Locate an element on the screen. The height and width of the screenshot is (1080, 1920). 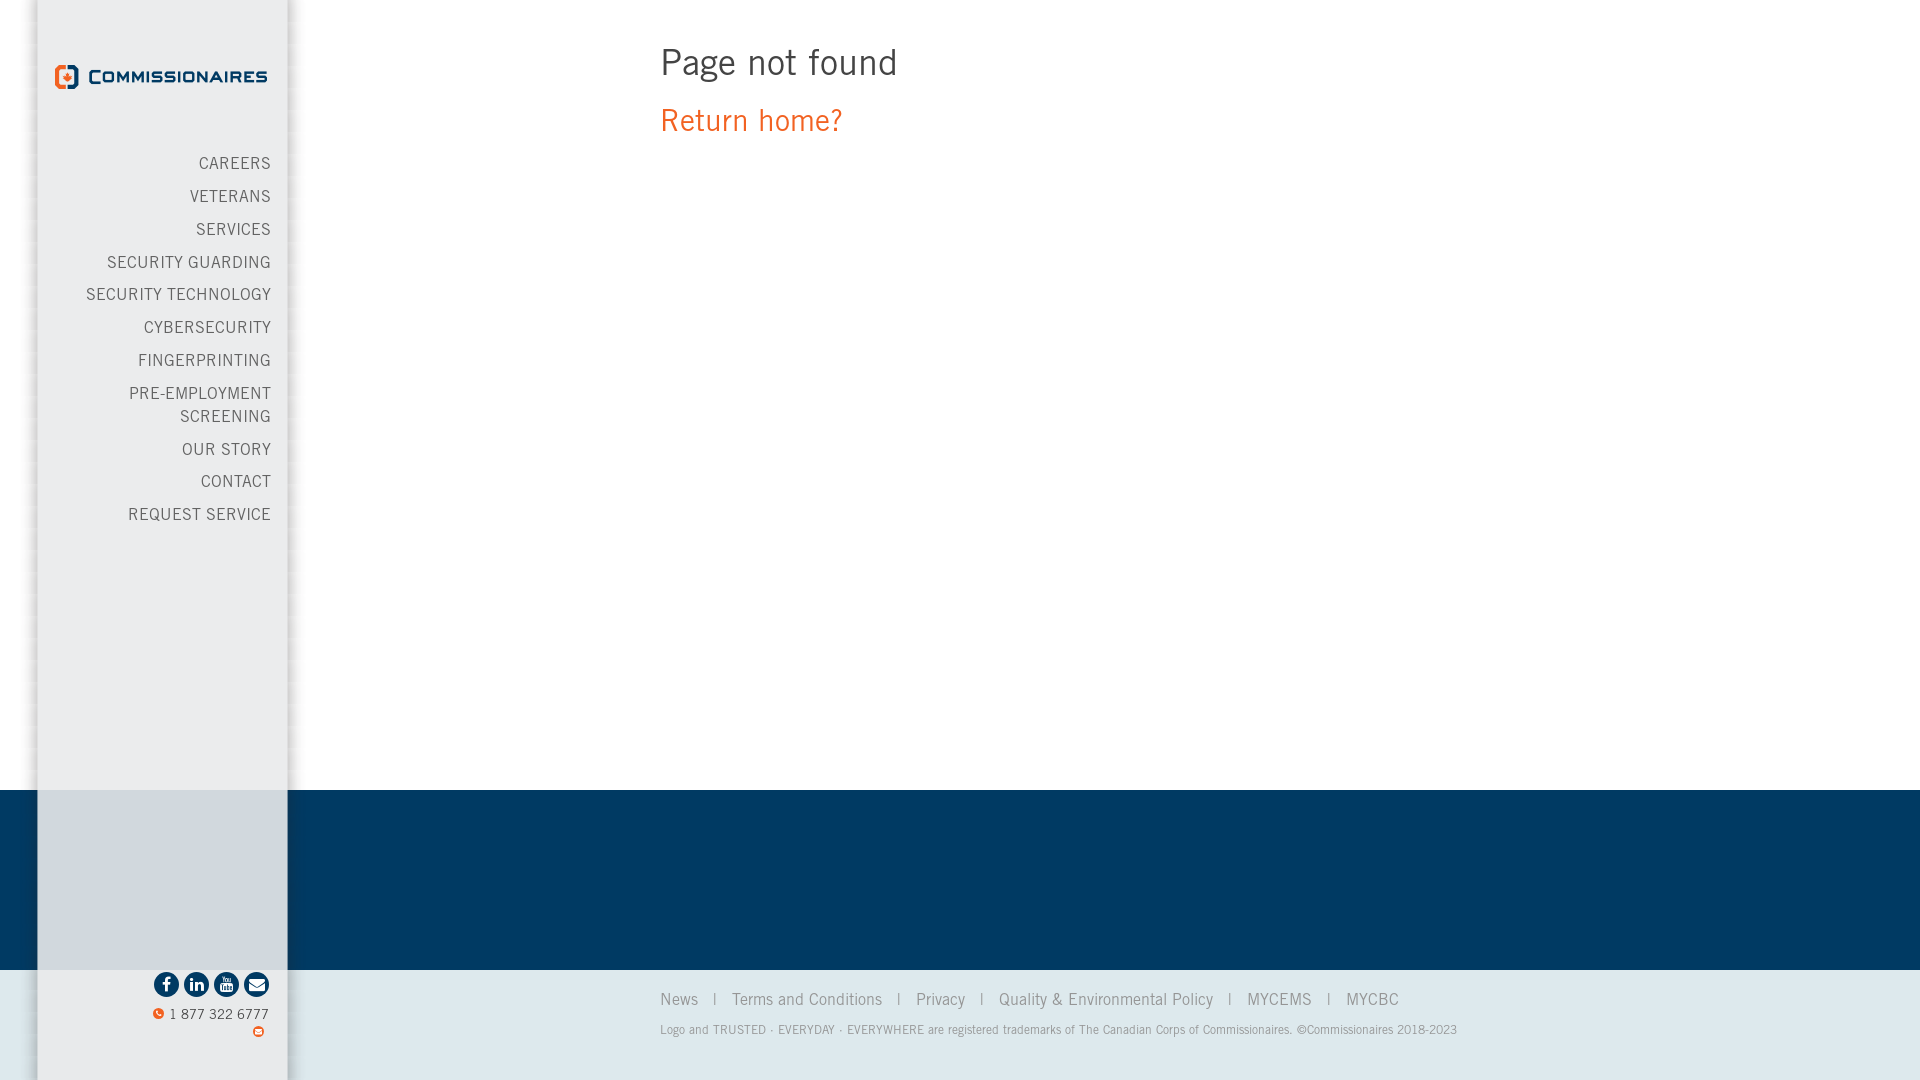
'CYBERSECURITY' is located at coordinates (207, 327).